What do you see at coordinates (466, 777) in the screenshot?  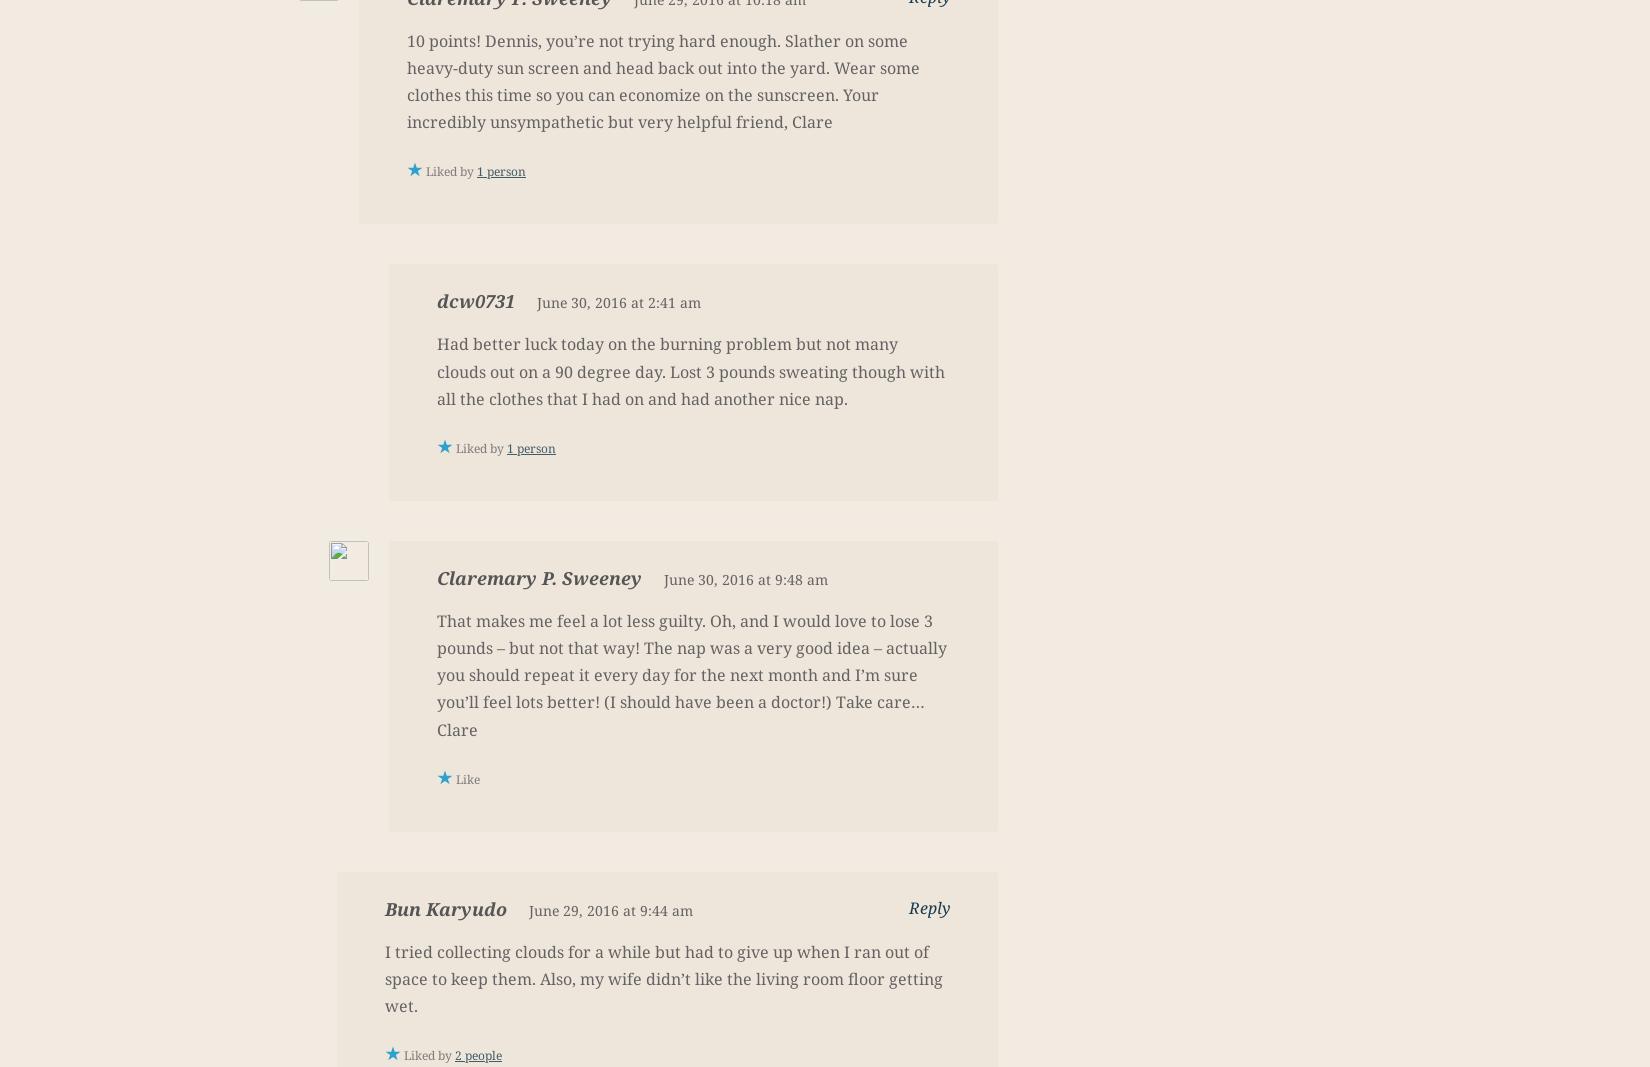 I see `'Like'` at bounding box center [466, 777].